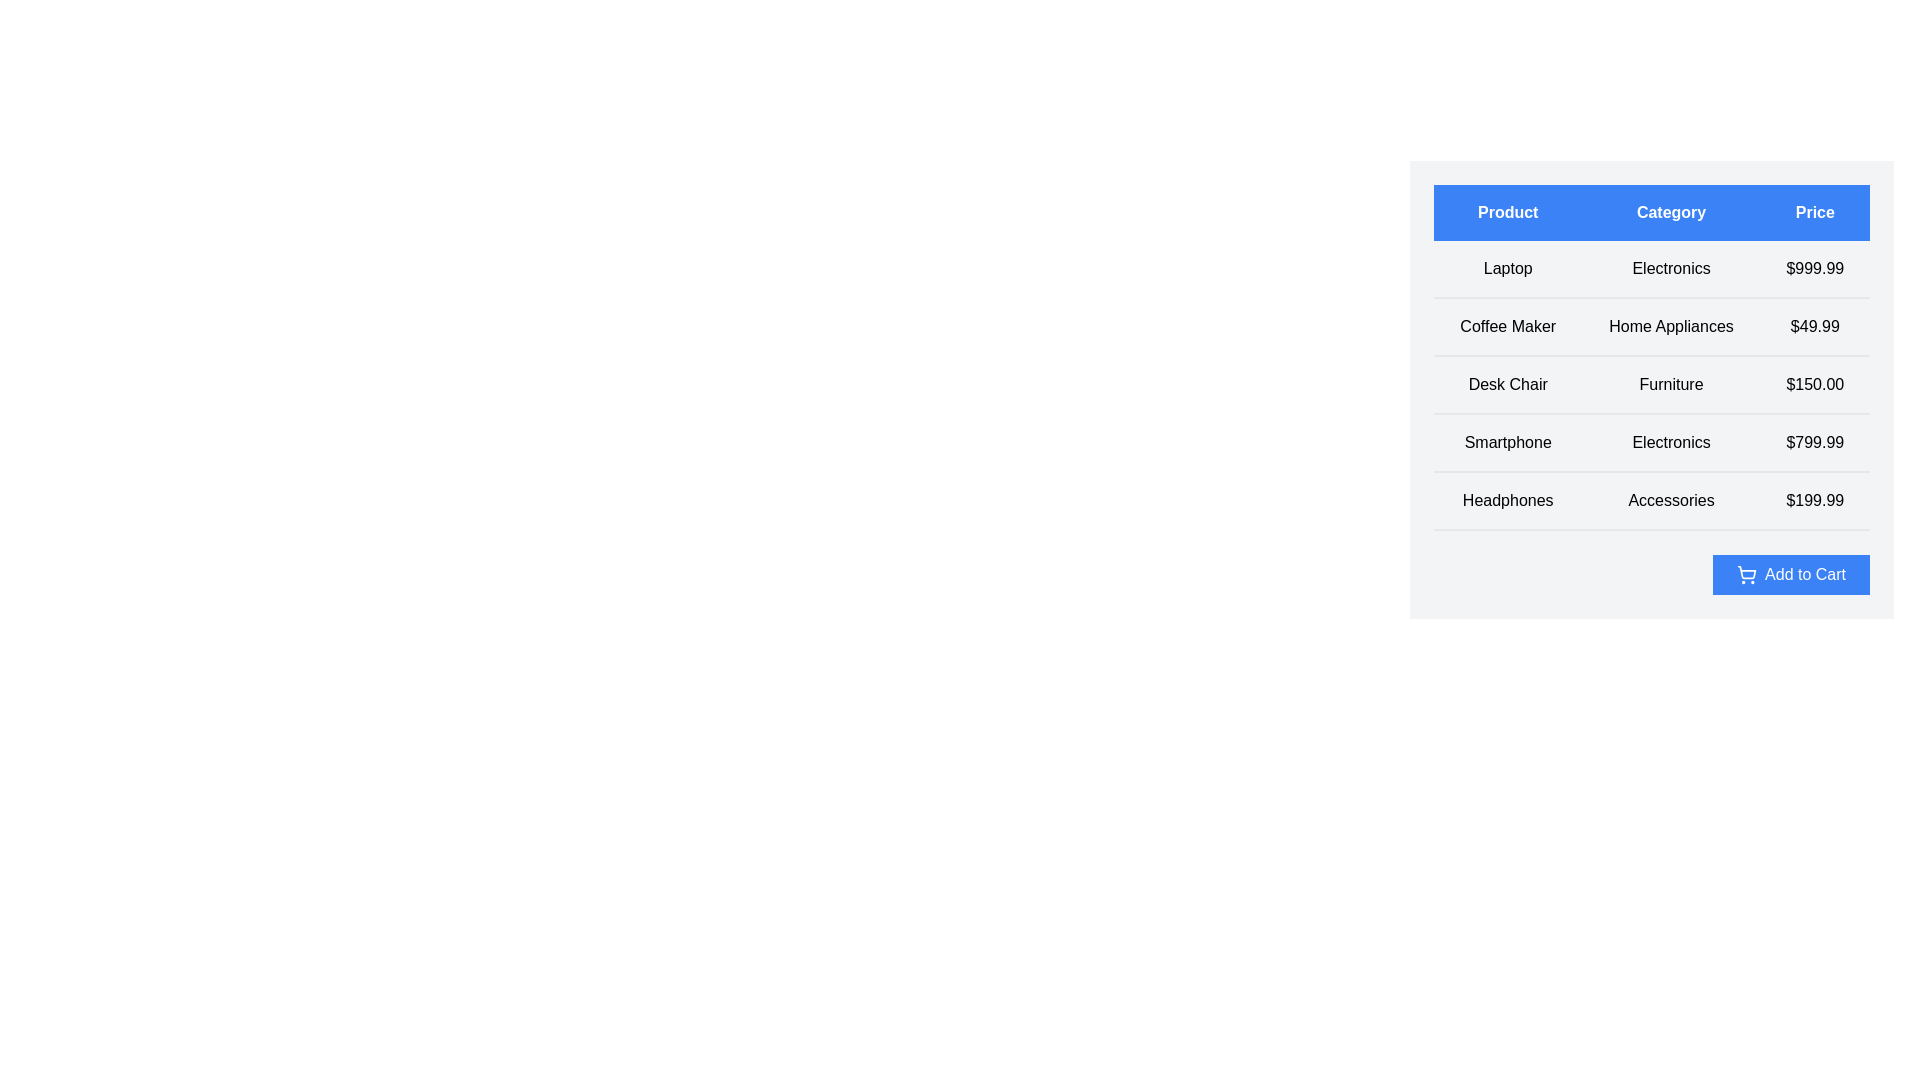 This screenshot has width=1920, height=1080. What do you see at coordinates (1671, 326) in the screenshot?
I see `the 'Home Appliances' text label, which is centrally aligned in the second row, second column of the grid under the 'Category' header` at bounding box center [1671, 326].